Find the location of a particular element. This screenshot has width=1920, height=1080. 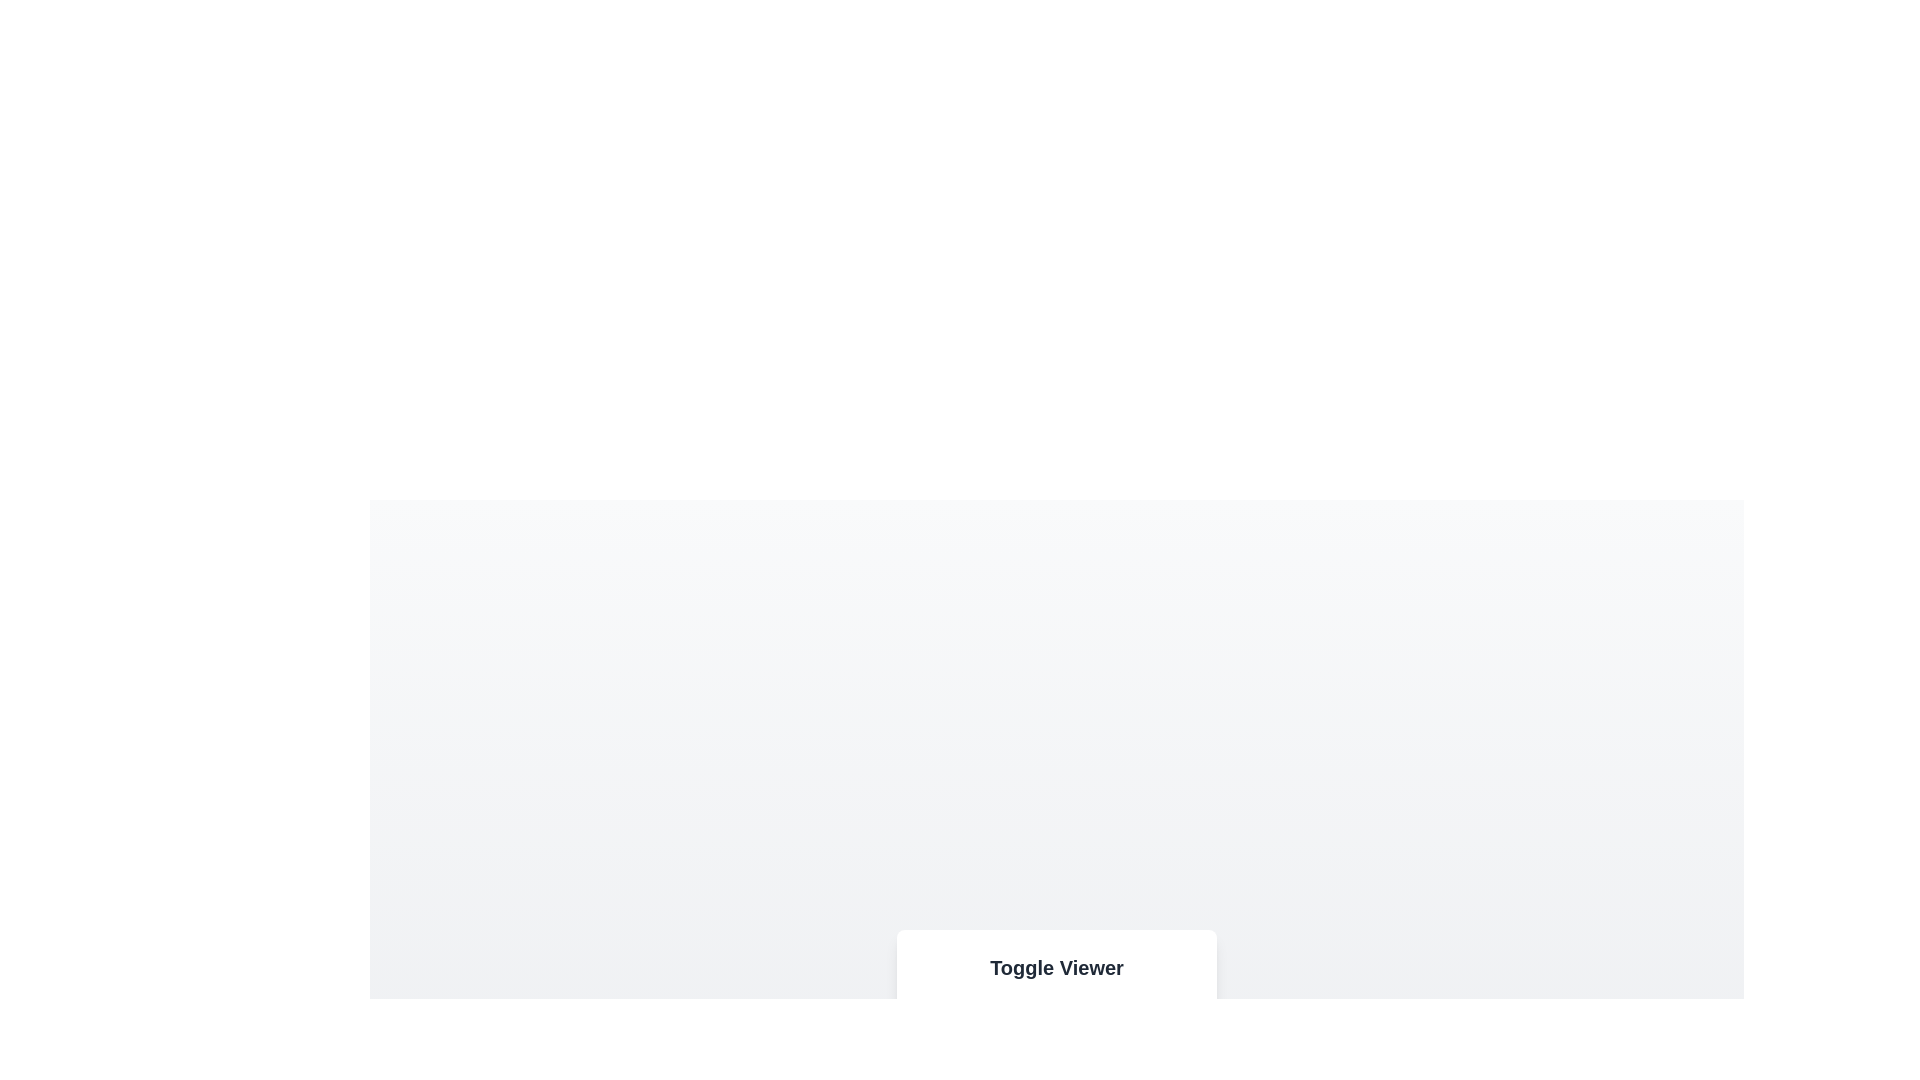

the button labeled Image to observe its hover effect is located at coordinates (958, 1040).